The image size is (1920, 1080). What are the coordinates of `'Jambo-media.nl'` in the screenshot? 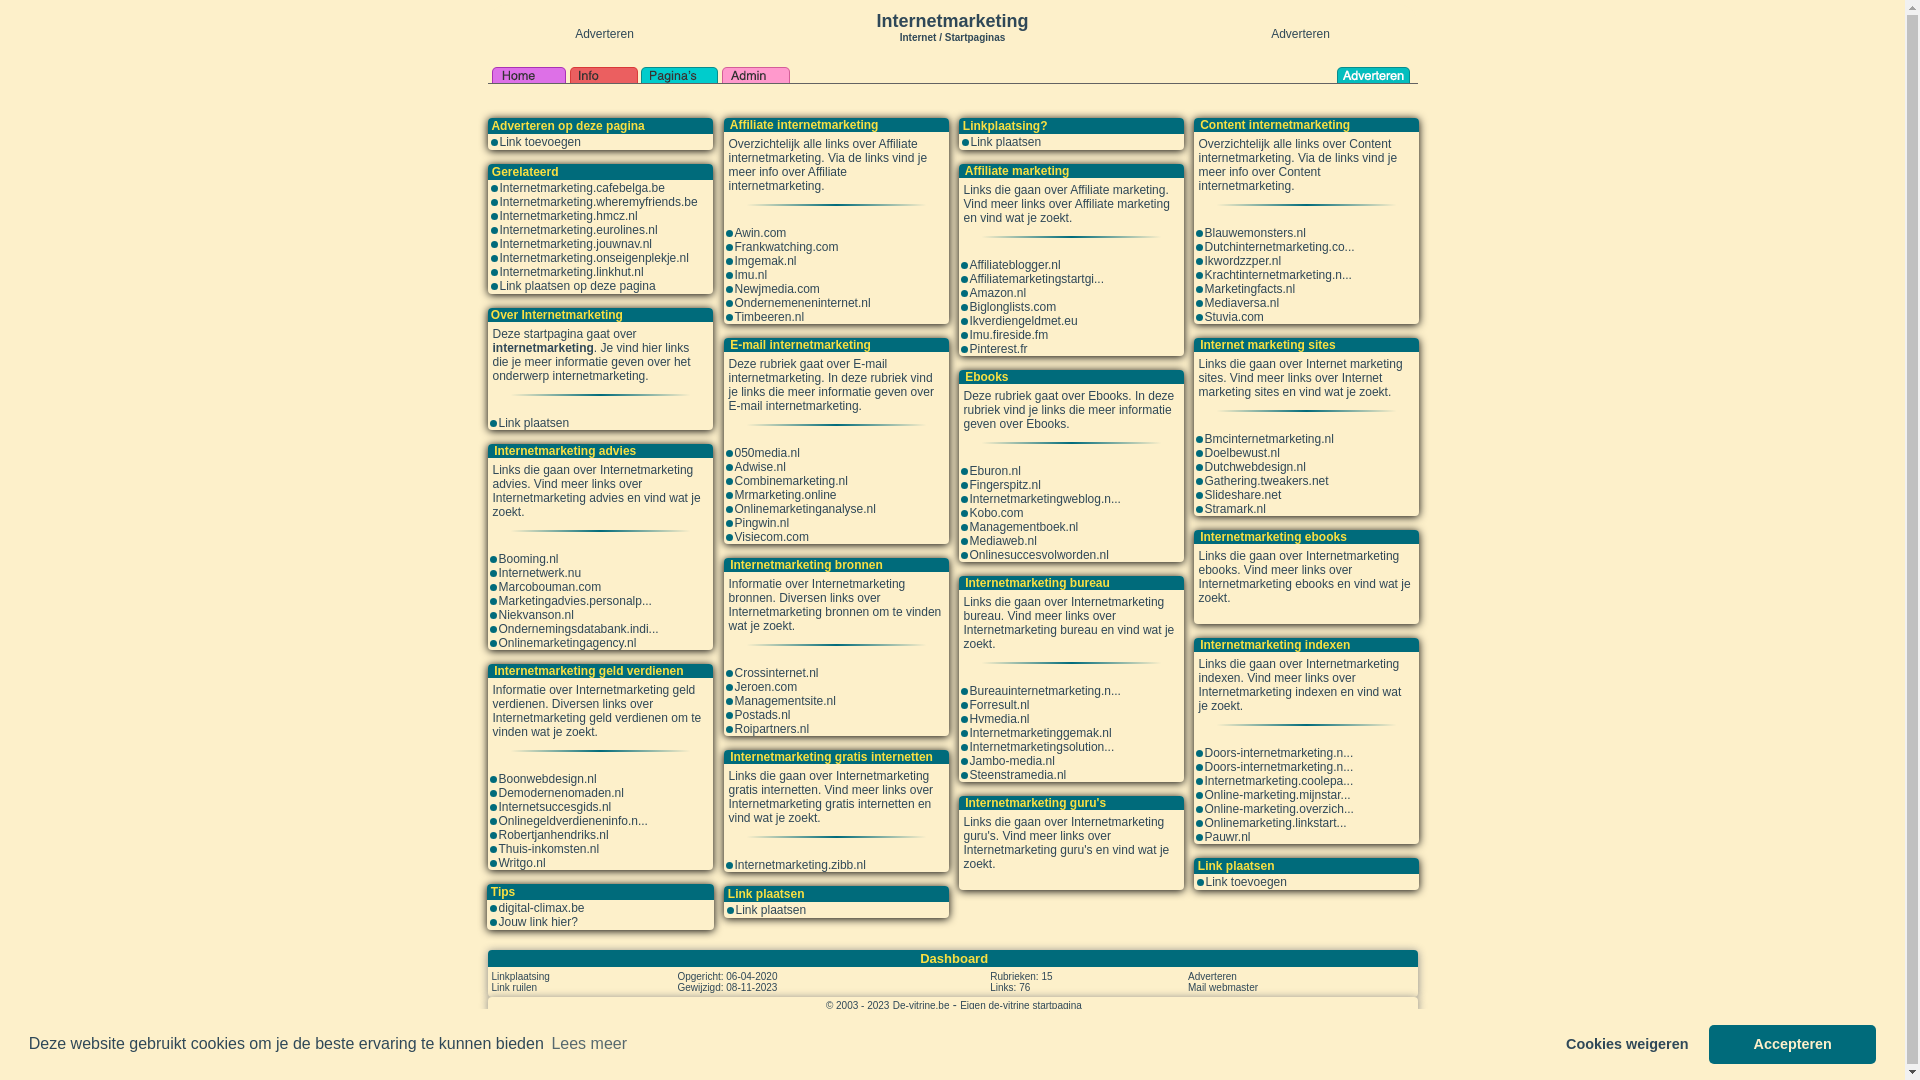 It's located at (1012, 760).